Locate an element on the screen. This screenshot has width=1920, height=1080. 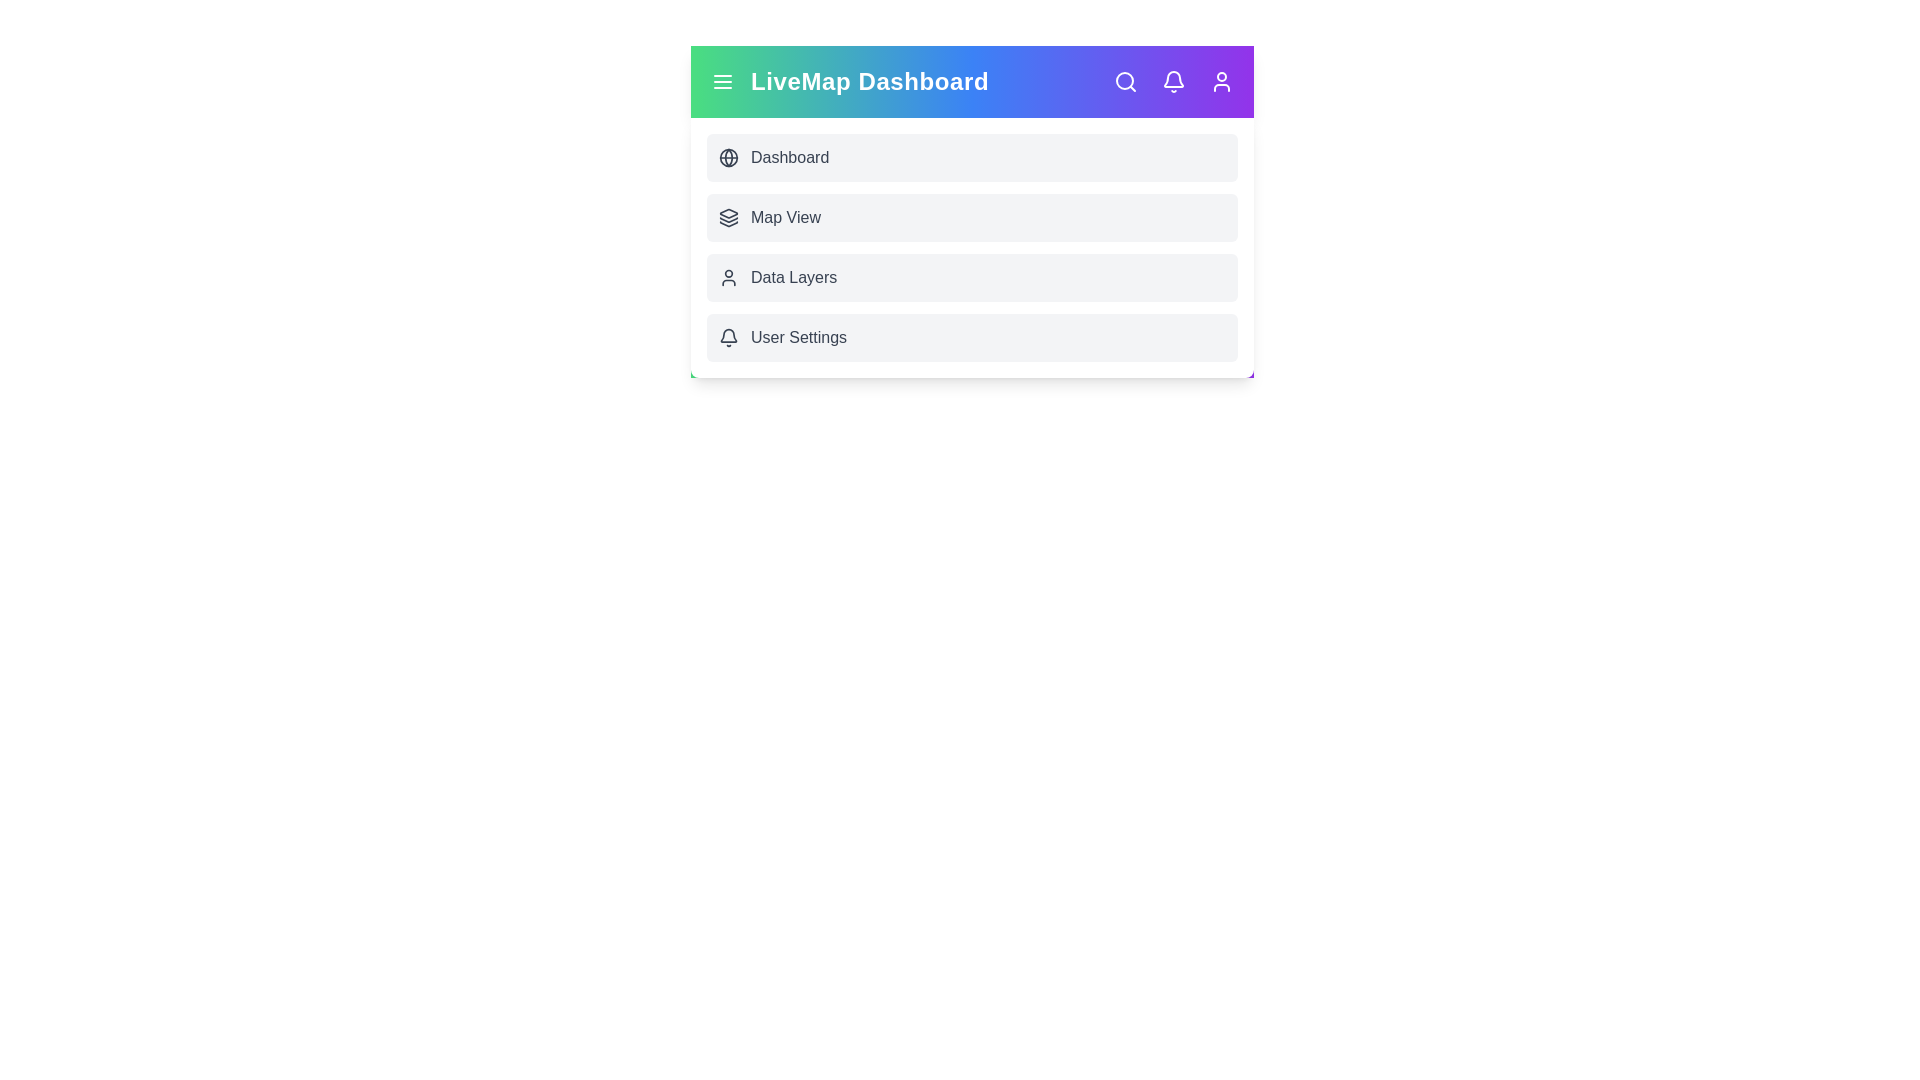
the menu option Map View to navigate is located at coordinates (972, 218).